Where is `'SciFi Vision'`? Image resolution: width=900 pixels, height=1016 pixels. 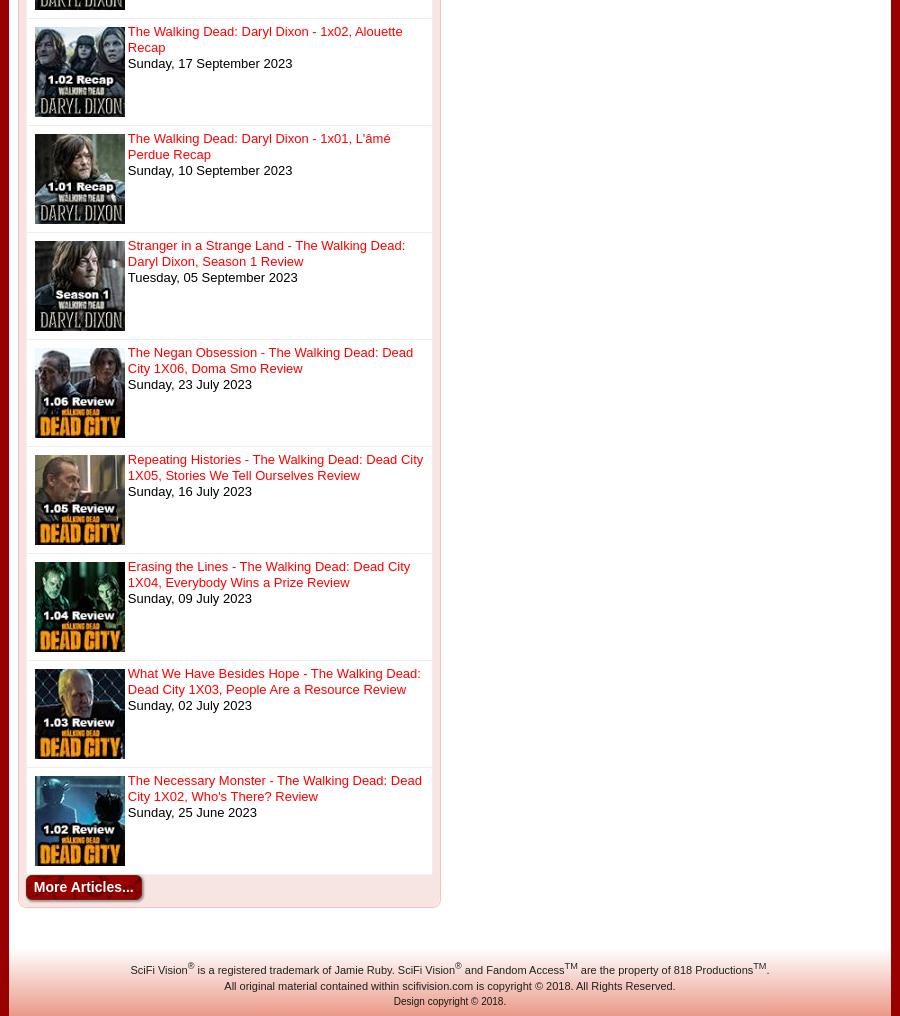 'SciFi Vision' is located at coordinates (129, 968).